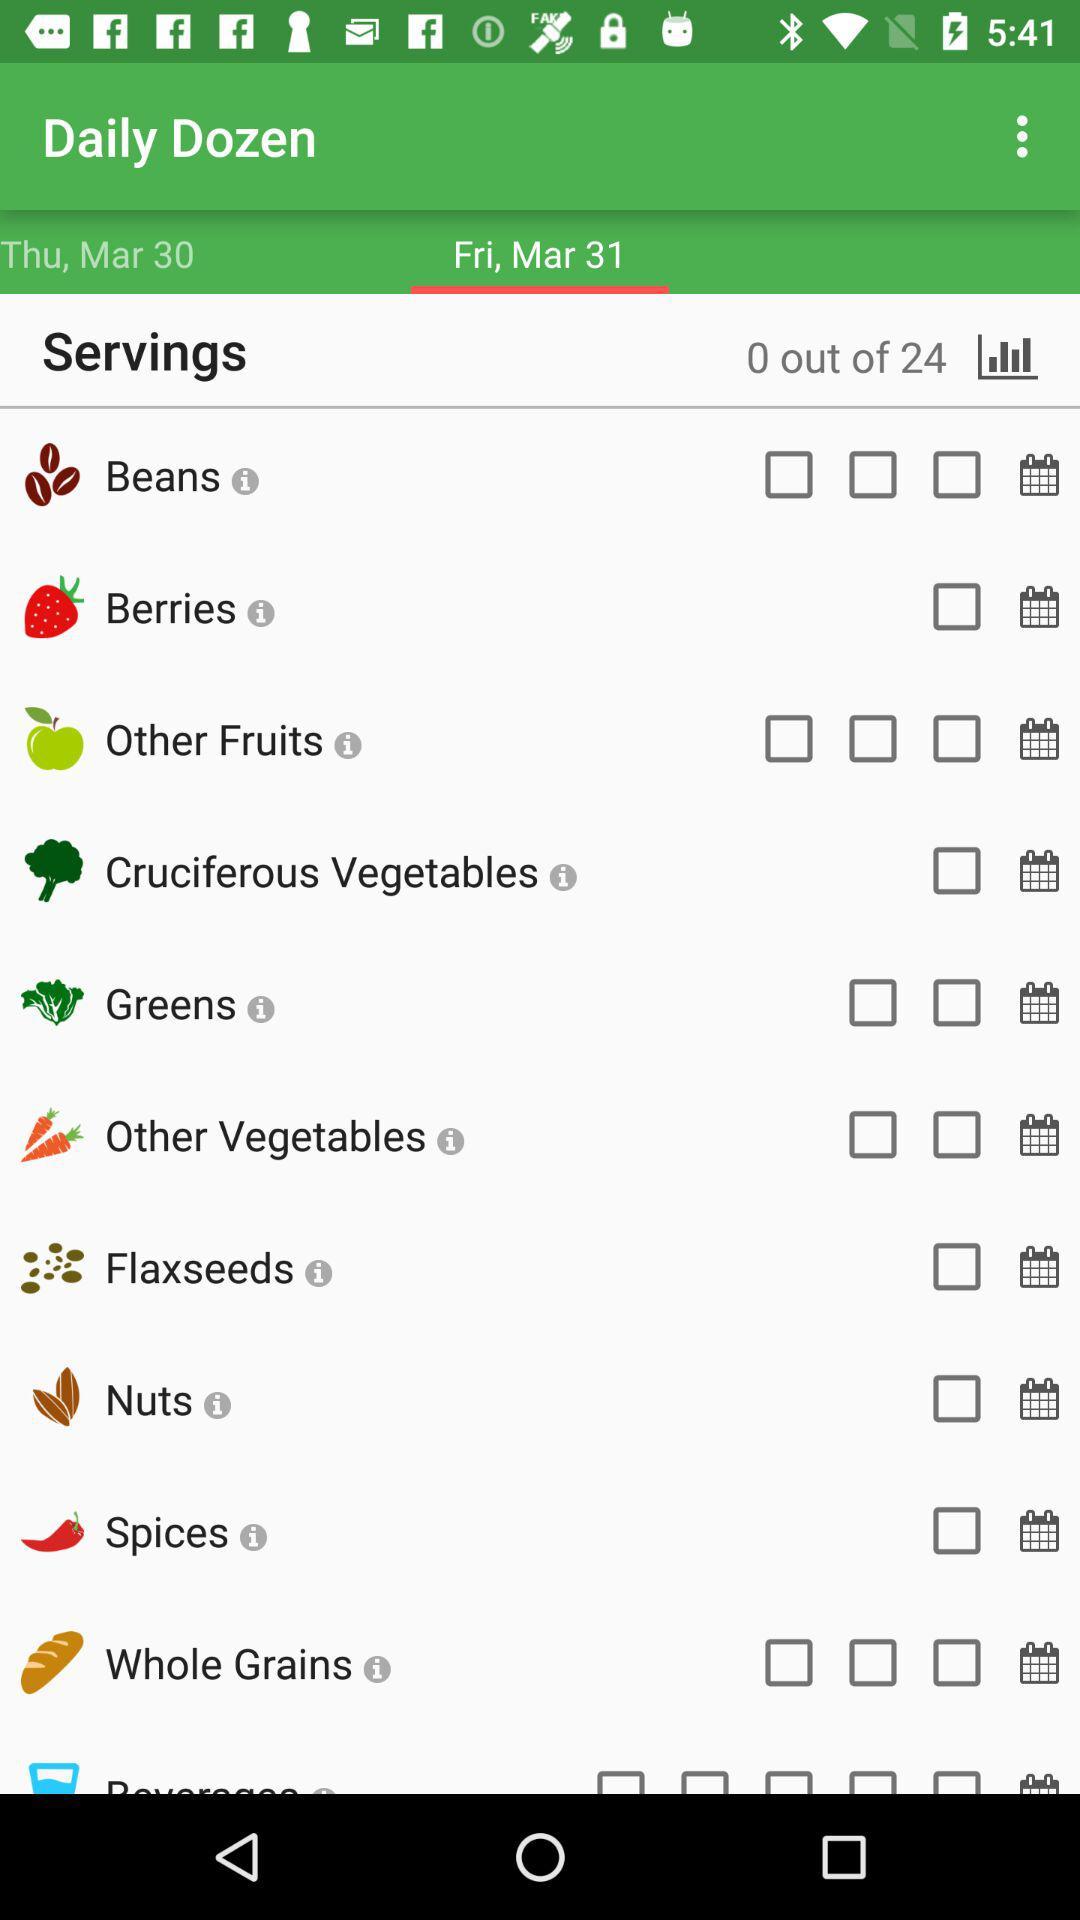 This screenshot has height=1920, width=1080. Describe the element at coordinates (1038, 737) in the screenshot. I see `the date_range icon` at that location.